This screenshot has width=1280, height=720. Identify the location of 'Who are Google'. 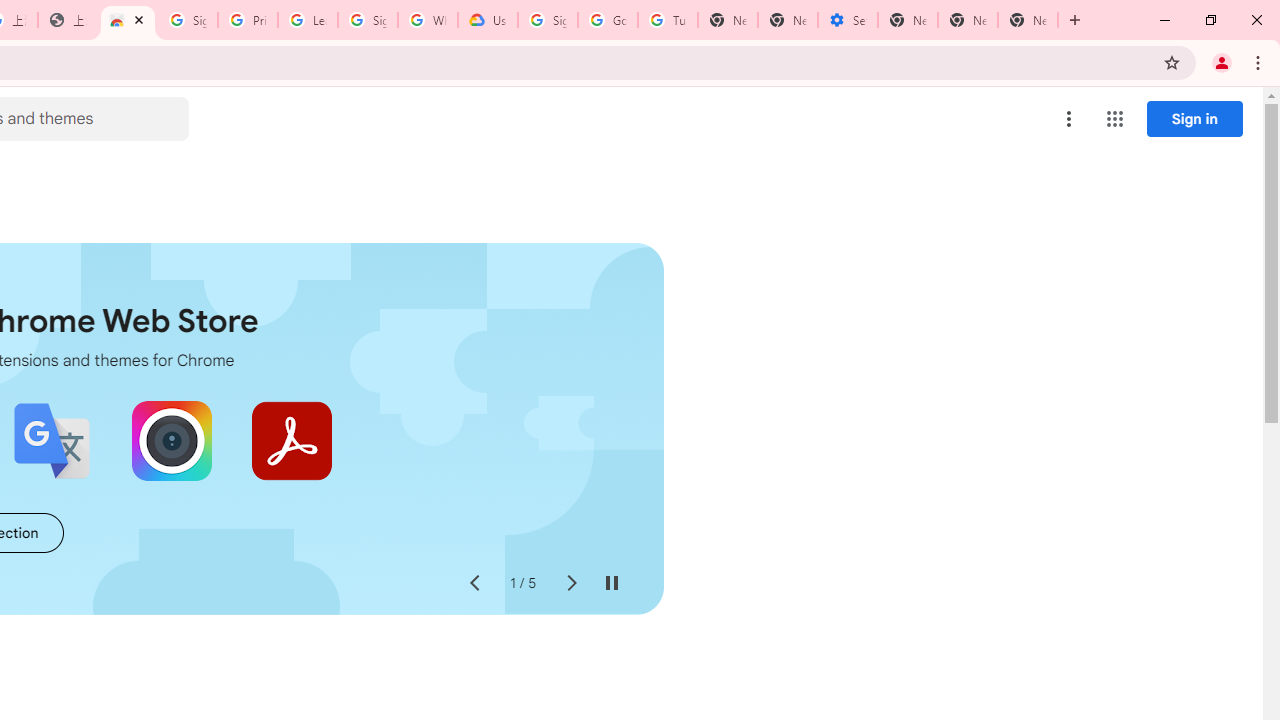
(427, 20).